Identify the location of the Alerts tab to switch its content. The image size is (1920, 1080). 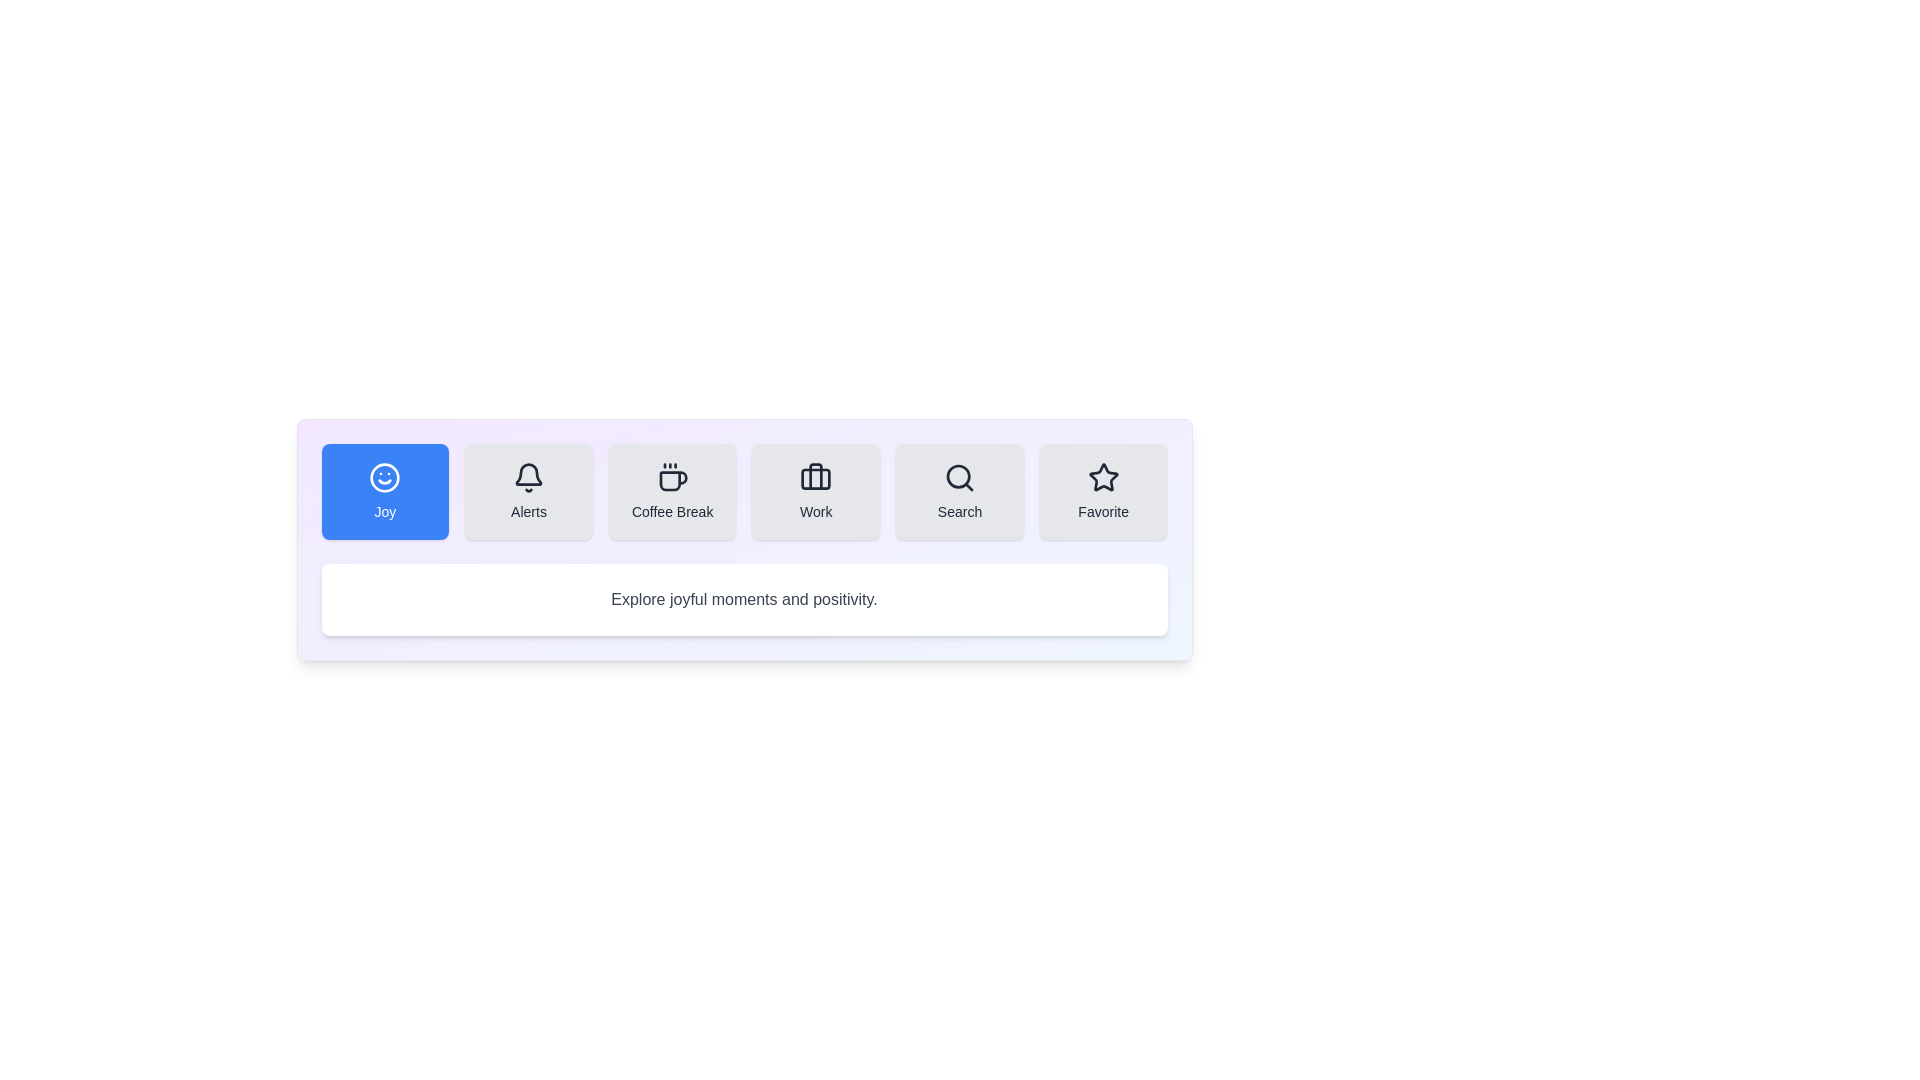
(528, 492).